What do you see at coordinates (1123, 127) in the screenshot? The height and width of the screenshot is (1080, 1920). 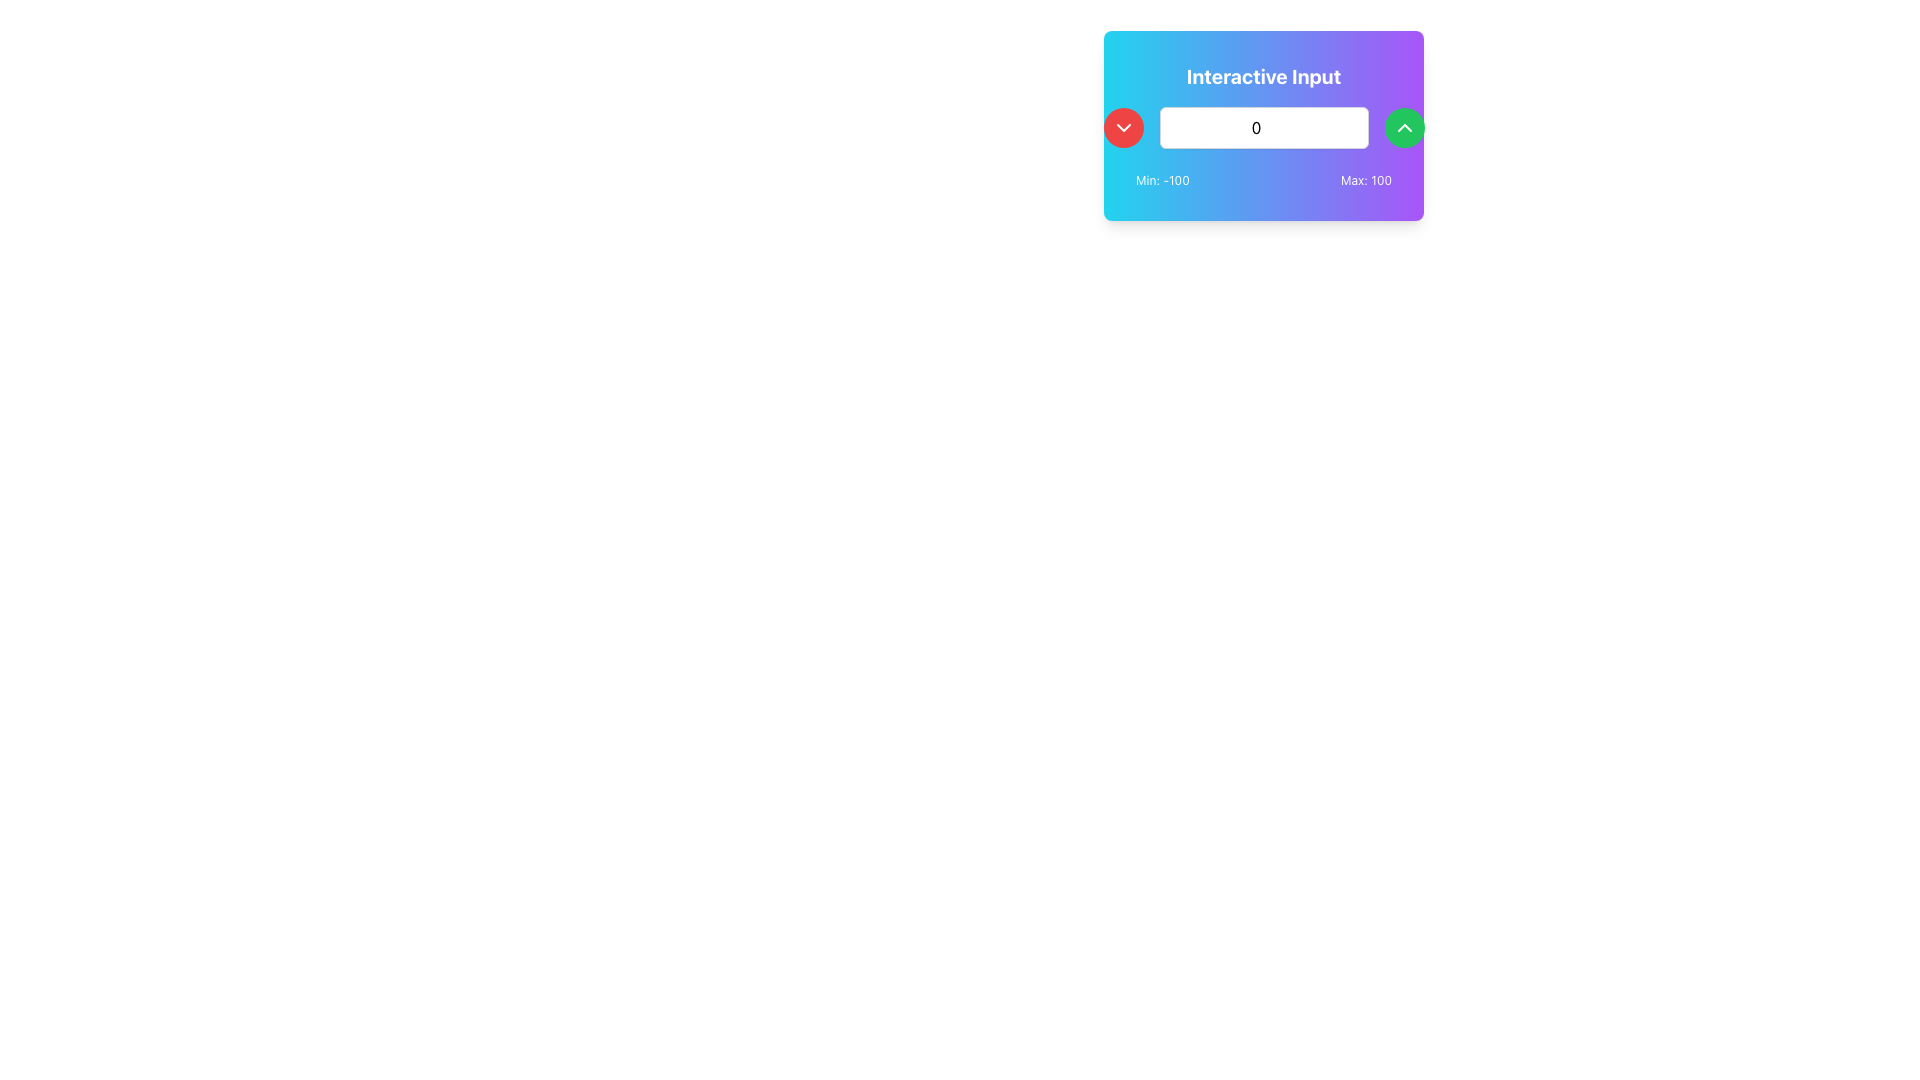 I see `the Interactive Button located to the left of the numeric input field to decrement the value displayed in the field` at bounding box center [1123, 127].